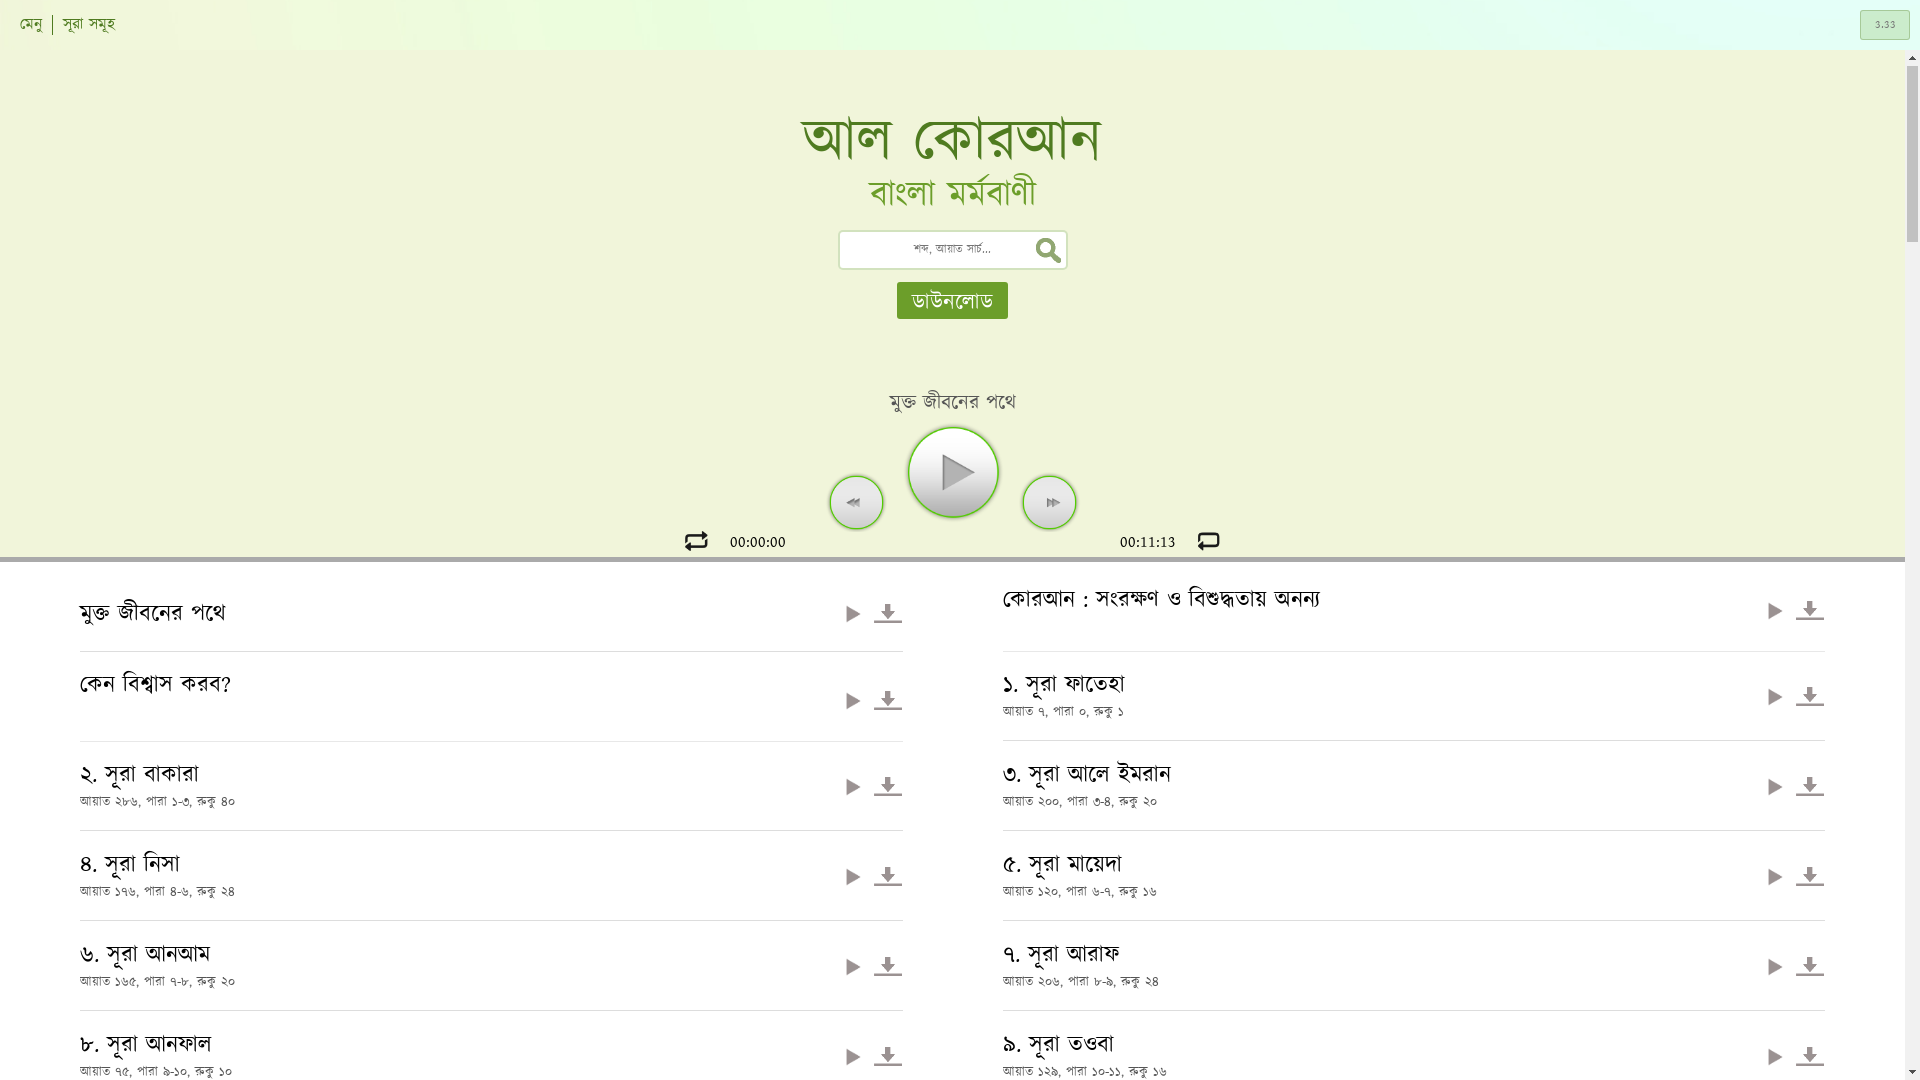 The height and width of the screenshot is (1080, 1920). Describe the element at coordinates (853, 699) in the screenshot. I see `'Play'` at that location.